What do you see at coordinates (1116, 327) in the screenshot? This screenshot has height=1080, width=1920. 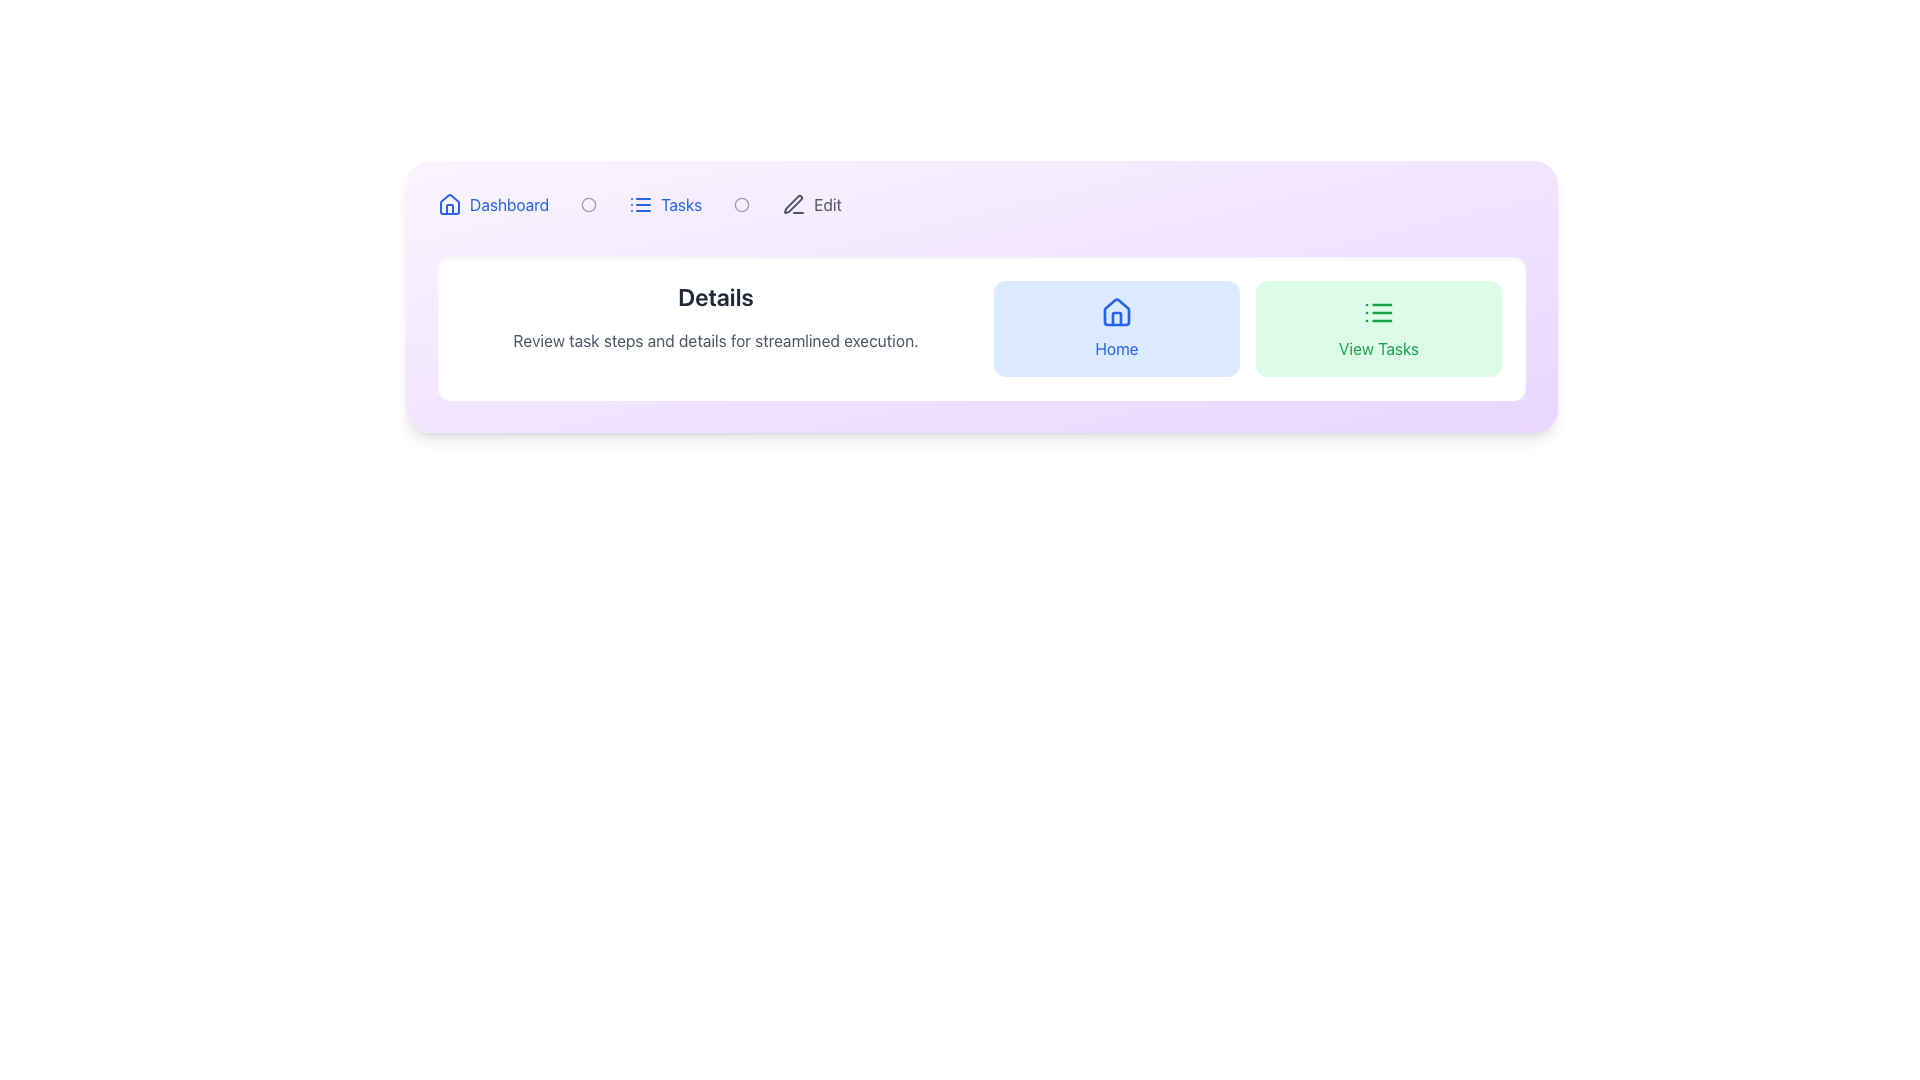 I see `the rectangular button with a light blue background and a house icon labeled 'Home' to observe hover effects` at bounding box center [1116, 327].